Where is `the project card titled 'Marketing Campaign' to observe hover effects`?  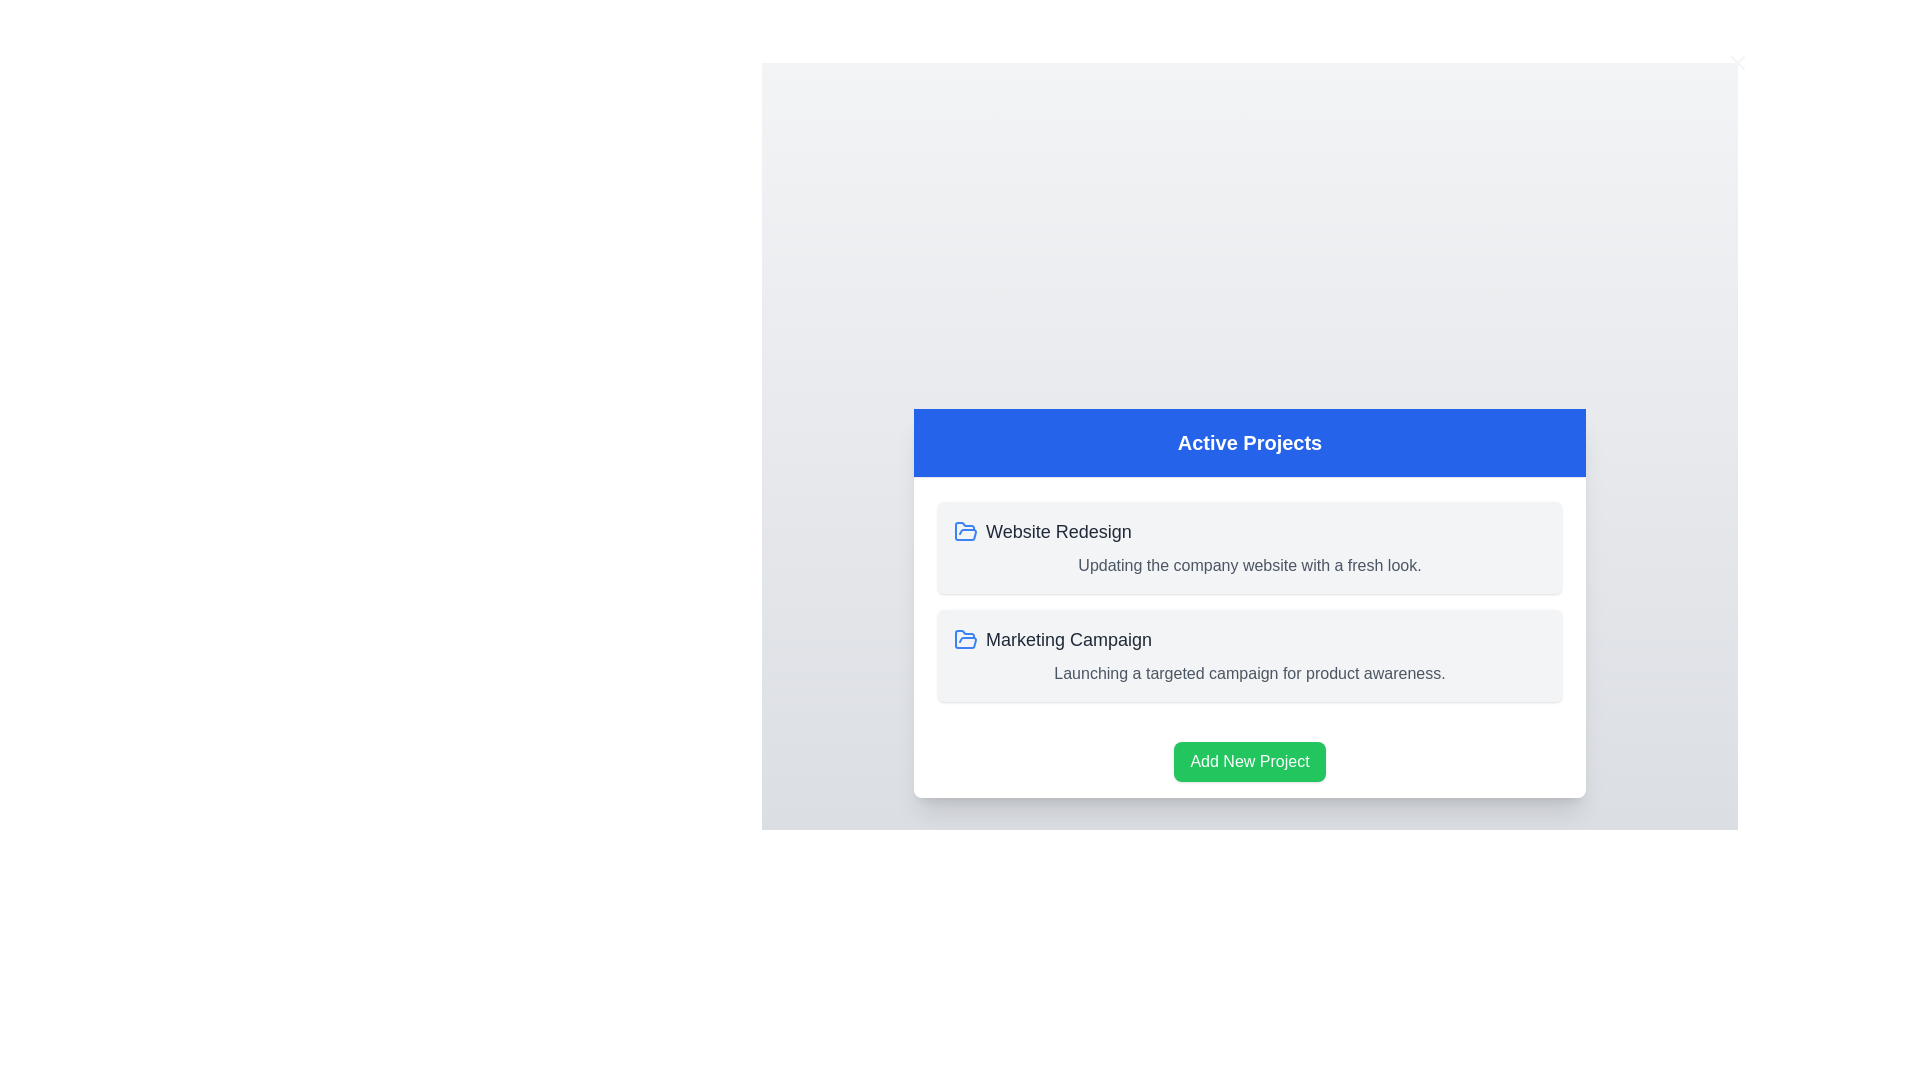
the project card titled 'Marketing Campaign' to observe hover effects is located at coordinates (1248, 655).